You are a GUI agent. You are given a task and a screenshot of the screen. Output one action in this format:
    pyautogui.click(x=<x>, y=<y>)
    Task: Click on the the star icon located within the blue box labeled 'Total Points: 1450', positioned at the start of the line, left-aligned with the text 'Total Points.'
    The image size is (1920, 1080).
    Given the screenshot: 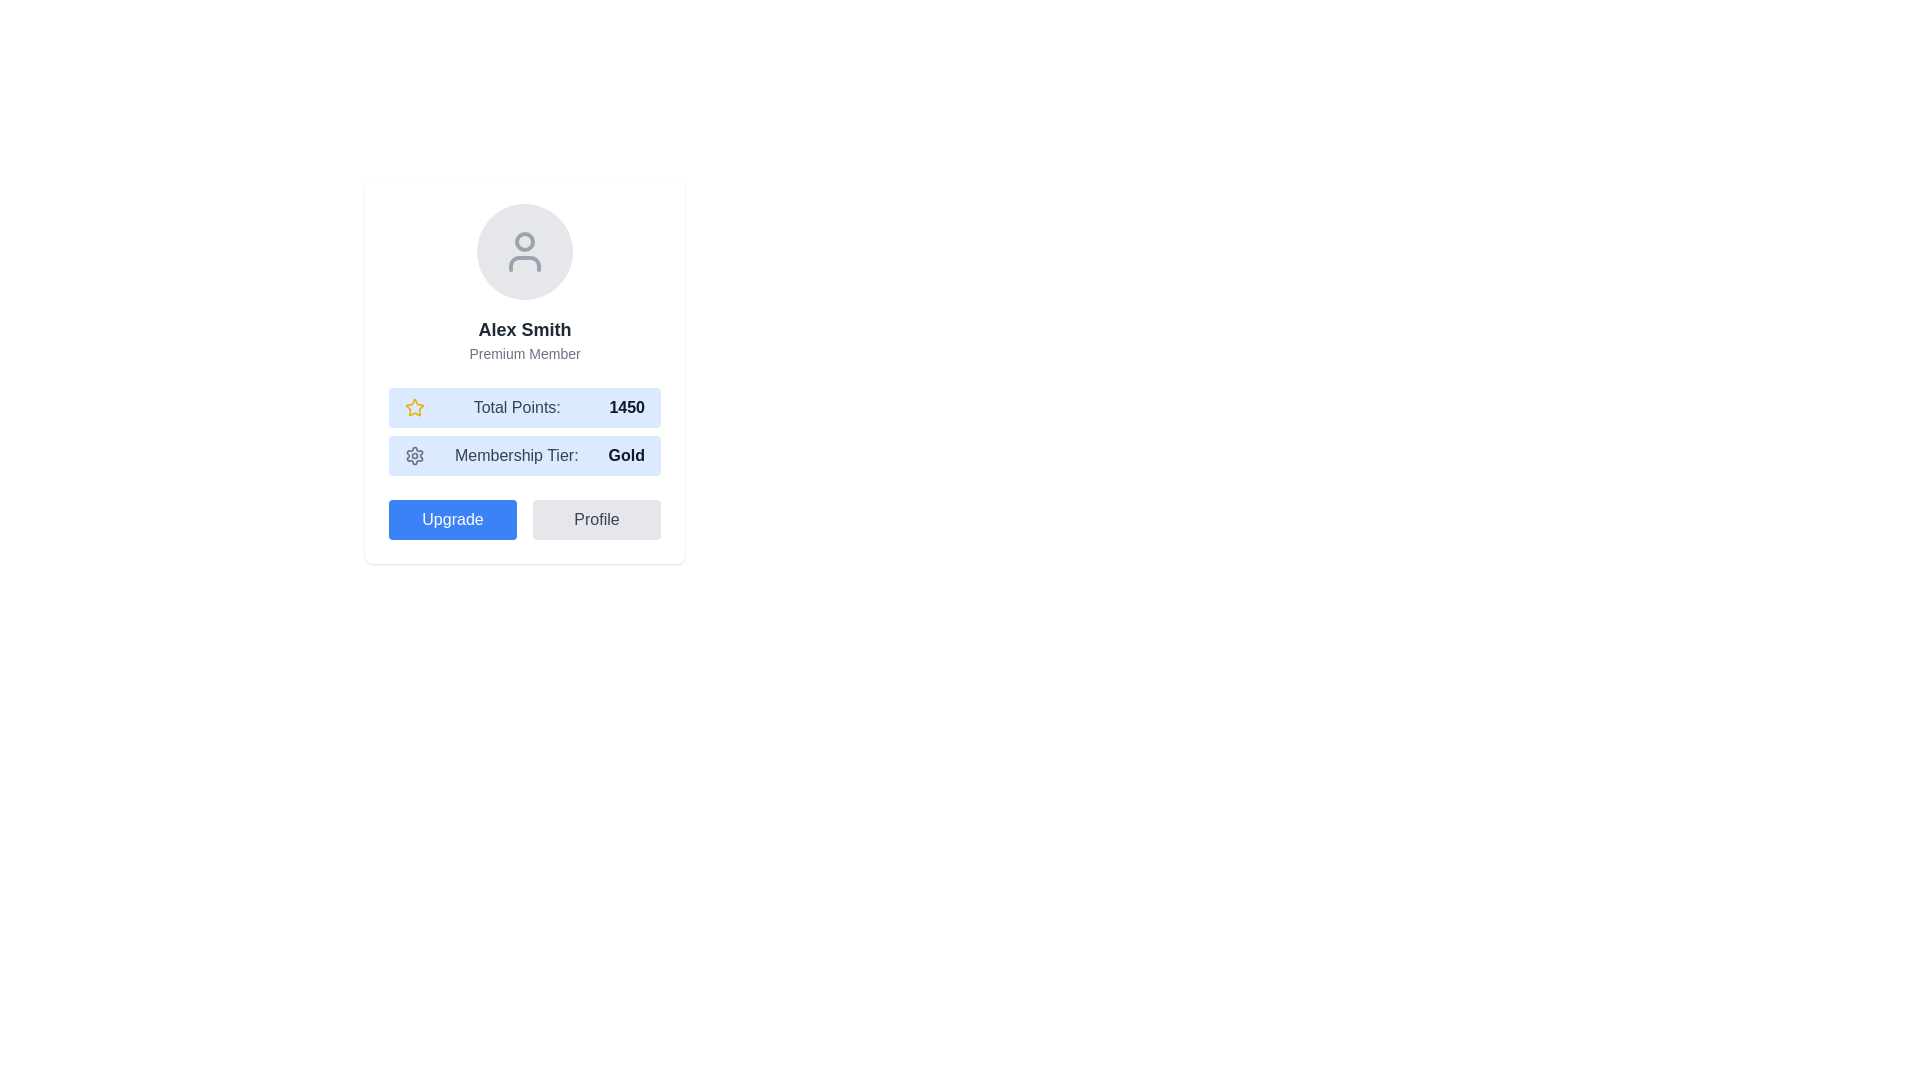 What is the action you would take?
    pyautogui.click(x=413, y=407)
    